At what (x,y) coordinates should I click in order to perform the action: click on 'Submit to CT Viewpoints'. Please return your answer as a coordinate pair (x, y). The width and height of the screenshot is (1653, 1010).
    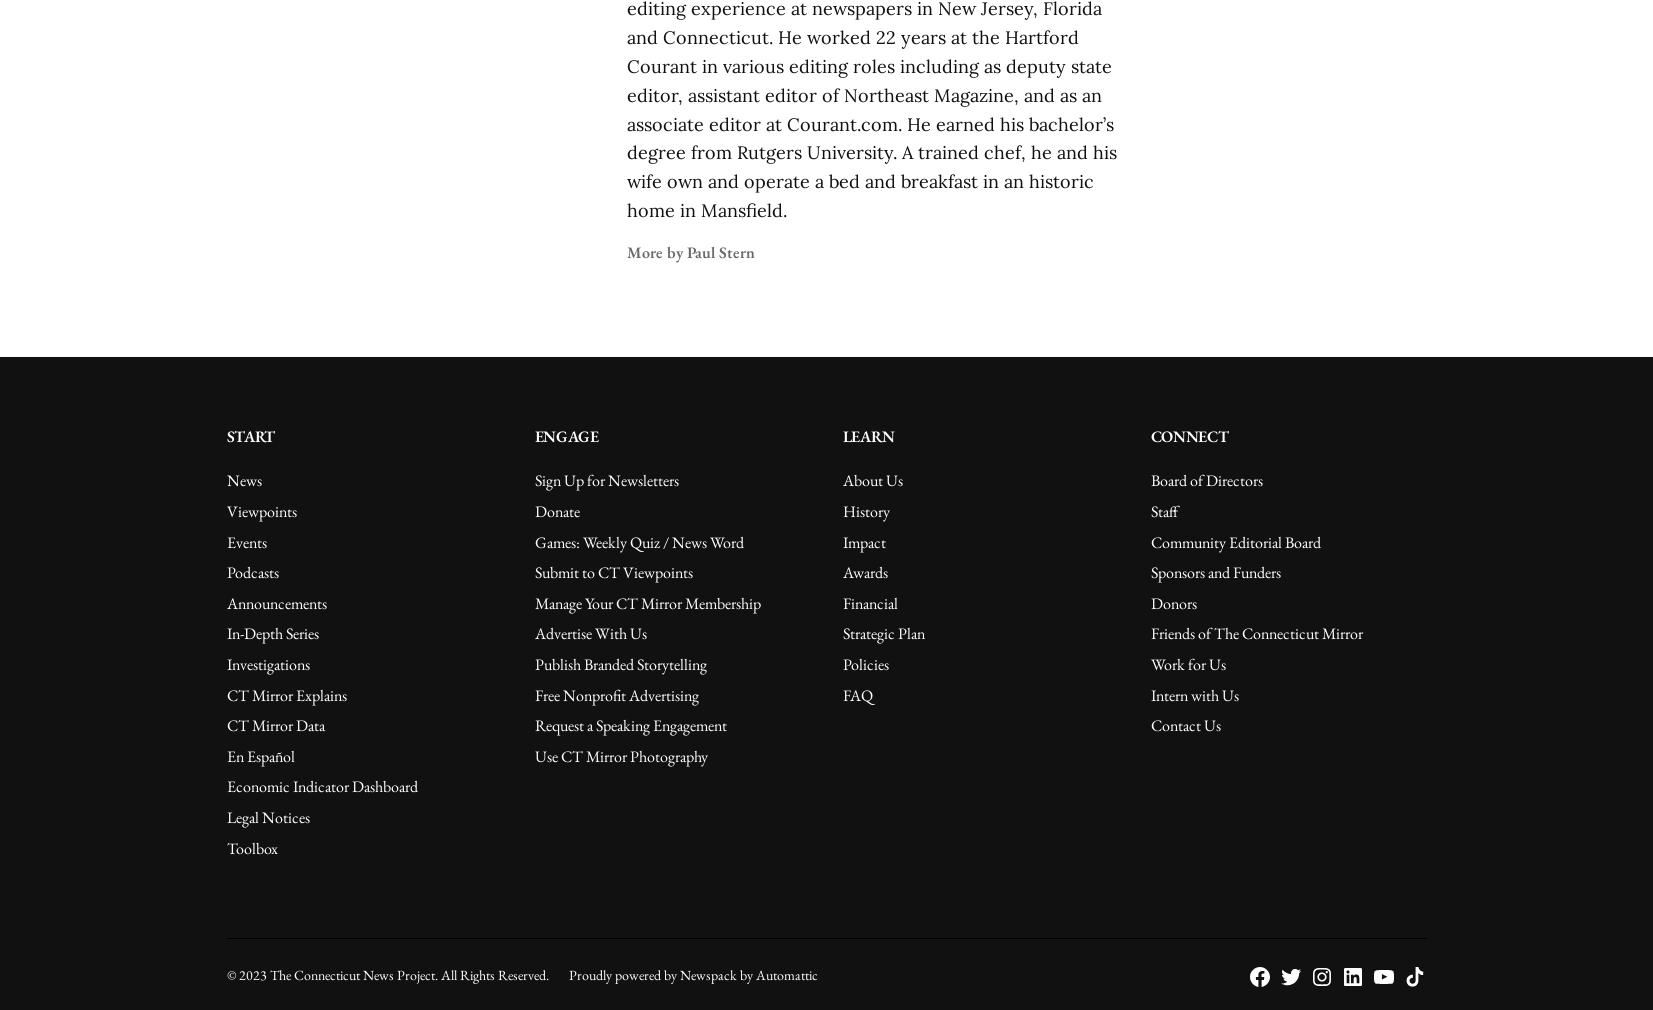
    Looking at the image, I should click on (611, 571).